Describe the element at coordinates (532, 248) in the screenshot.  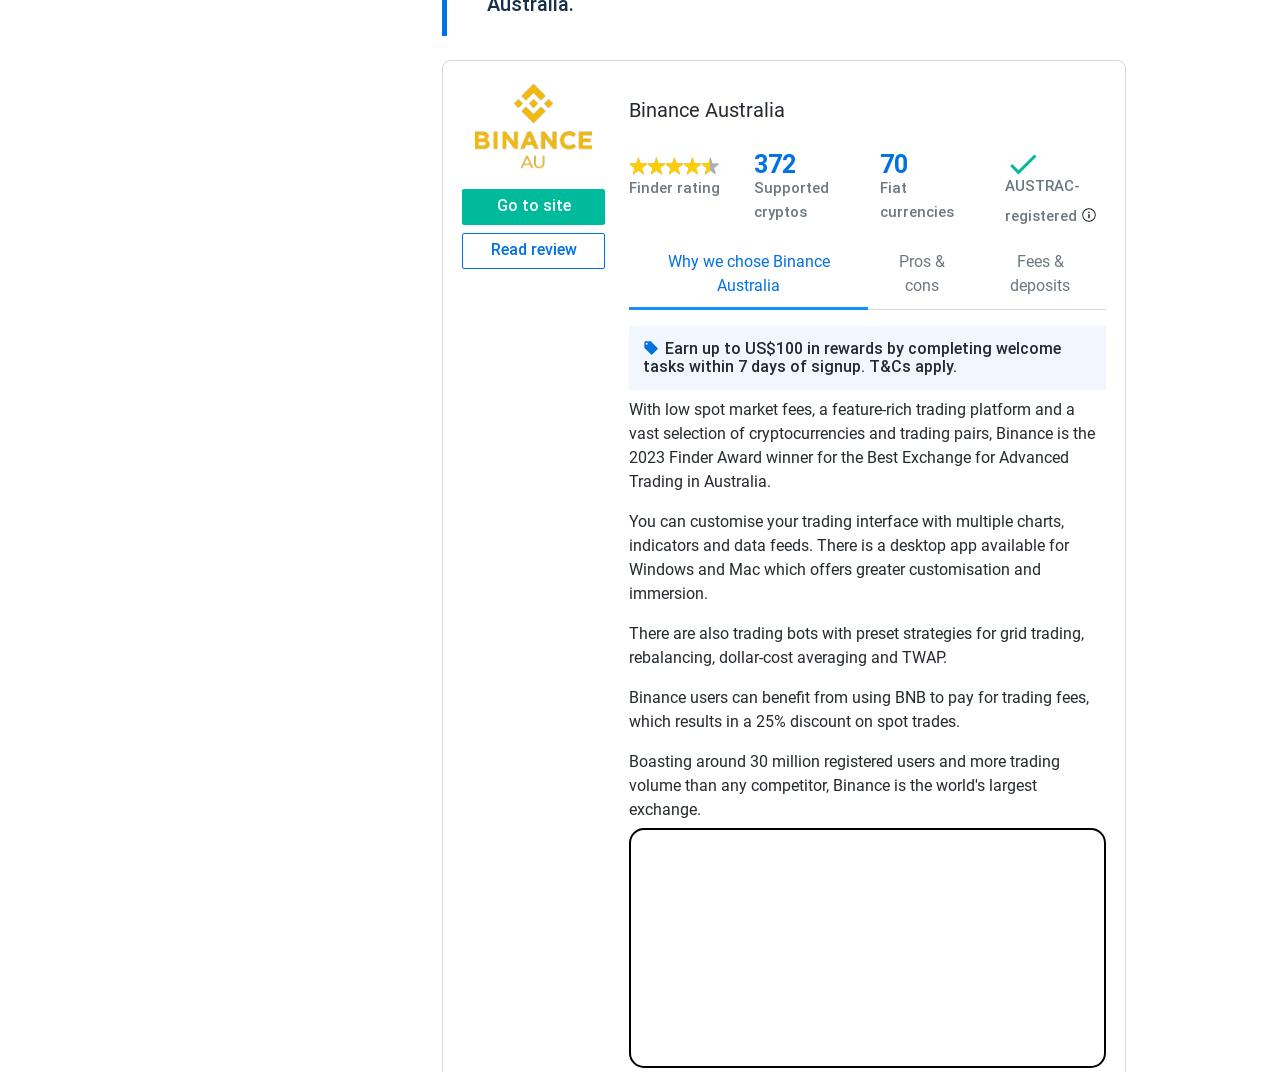
I see `'Read review'` at that location.